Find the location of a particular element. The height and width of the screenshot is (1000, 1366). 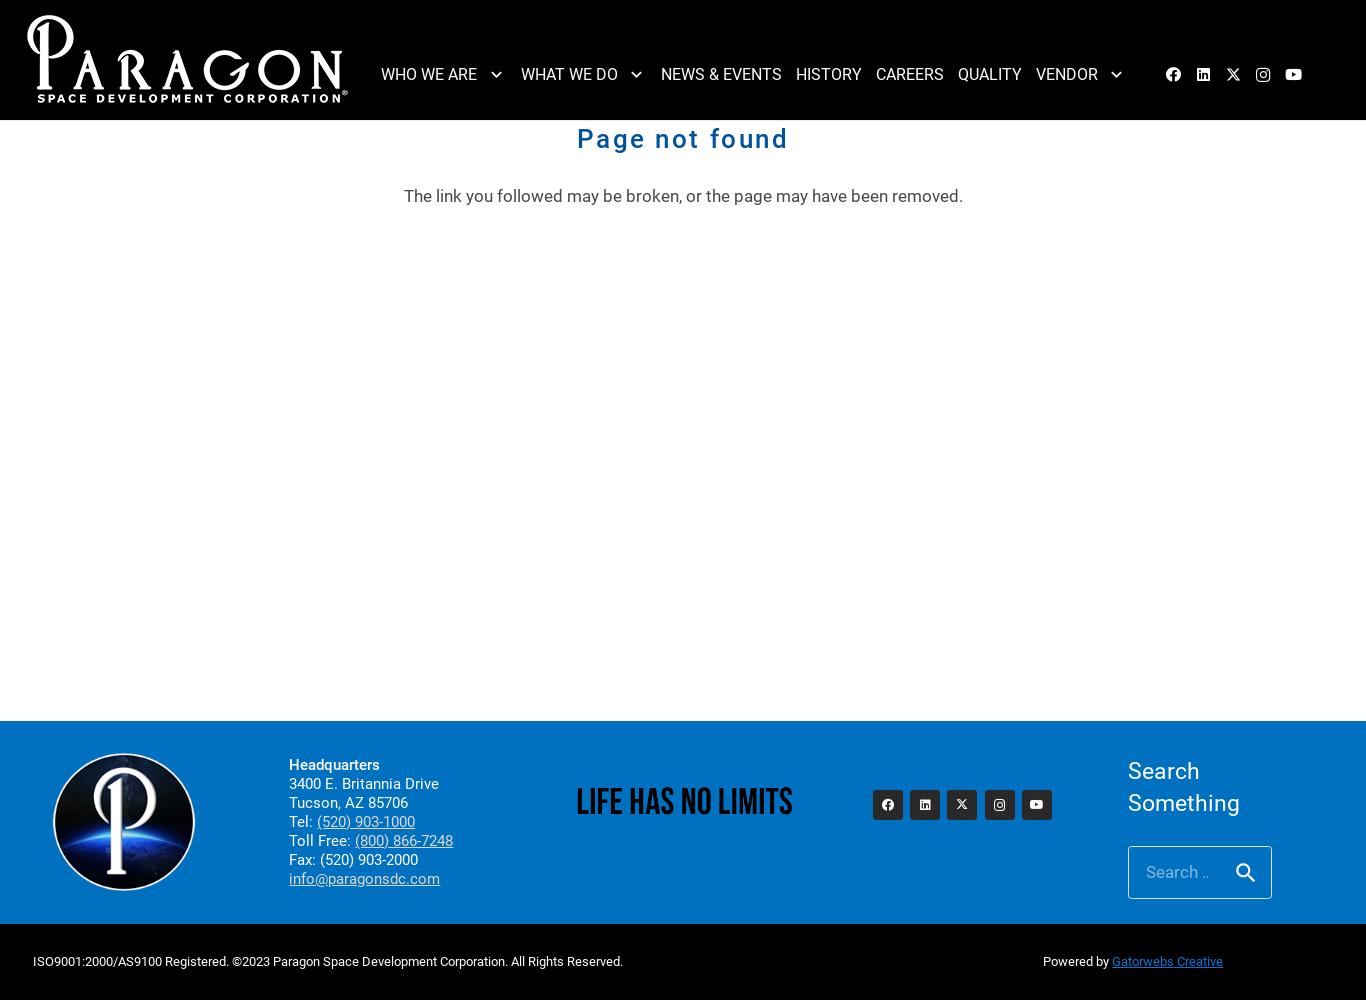

'Terms & Conditions' is located at coordinates (1115, 163).